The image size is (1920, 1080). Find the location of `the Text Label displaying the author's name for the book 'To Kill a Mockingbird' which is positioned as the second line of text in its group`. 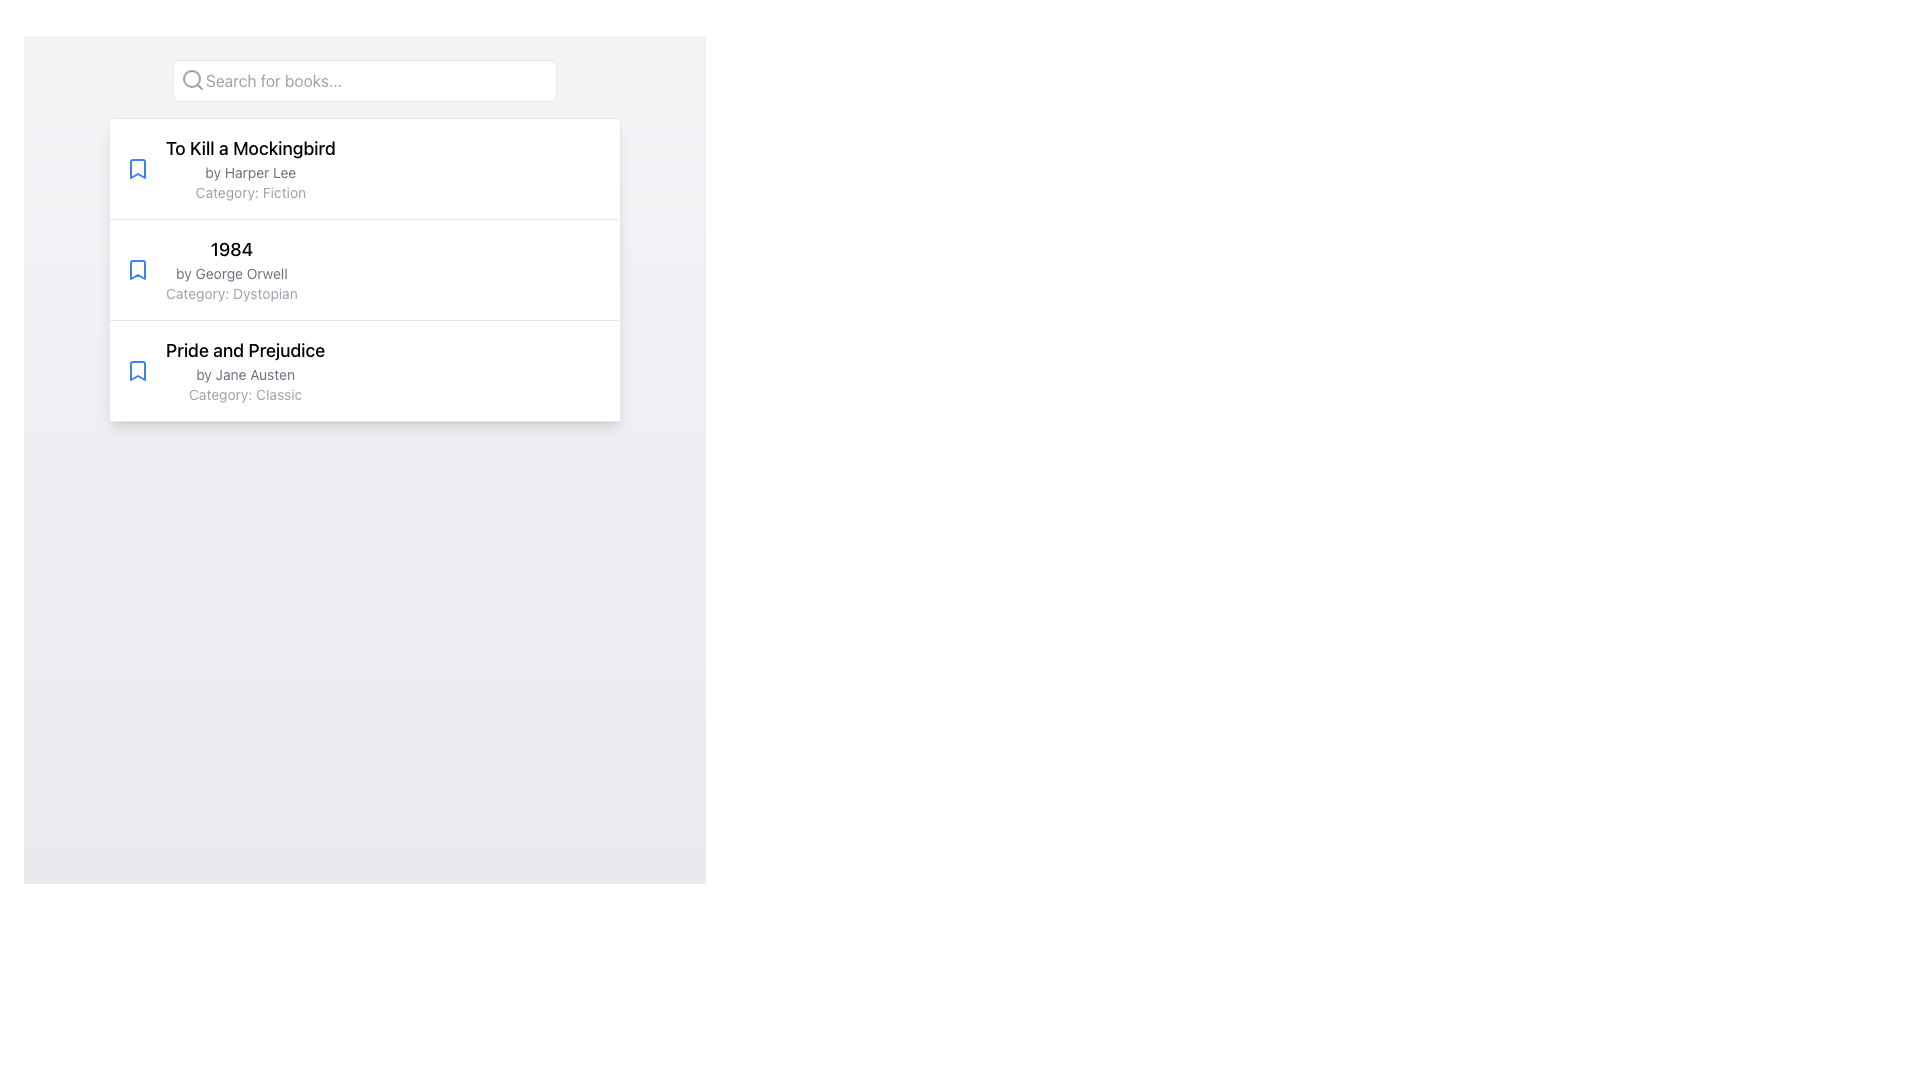

the Text Label displaying the author's name for the book 'To Kill a Mockingbird' which is positioned as the second line of text in its group is located at coordinates (249, 172).